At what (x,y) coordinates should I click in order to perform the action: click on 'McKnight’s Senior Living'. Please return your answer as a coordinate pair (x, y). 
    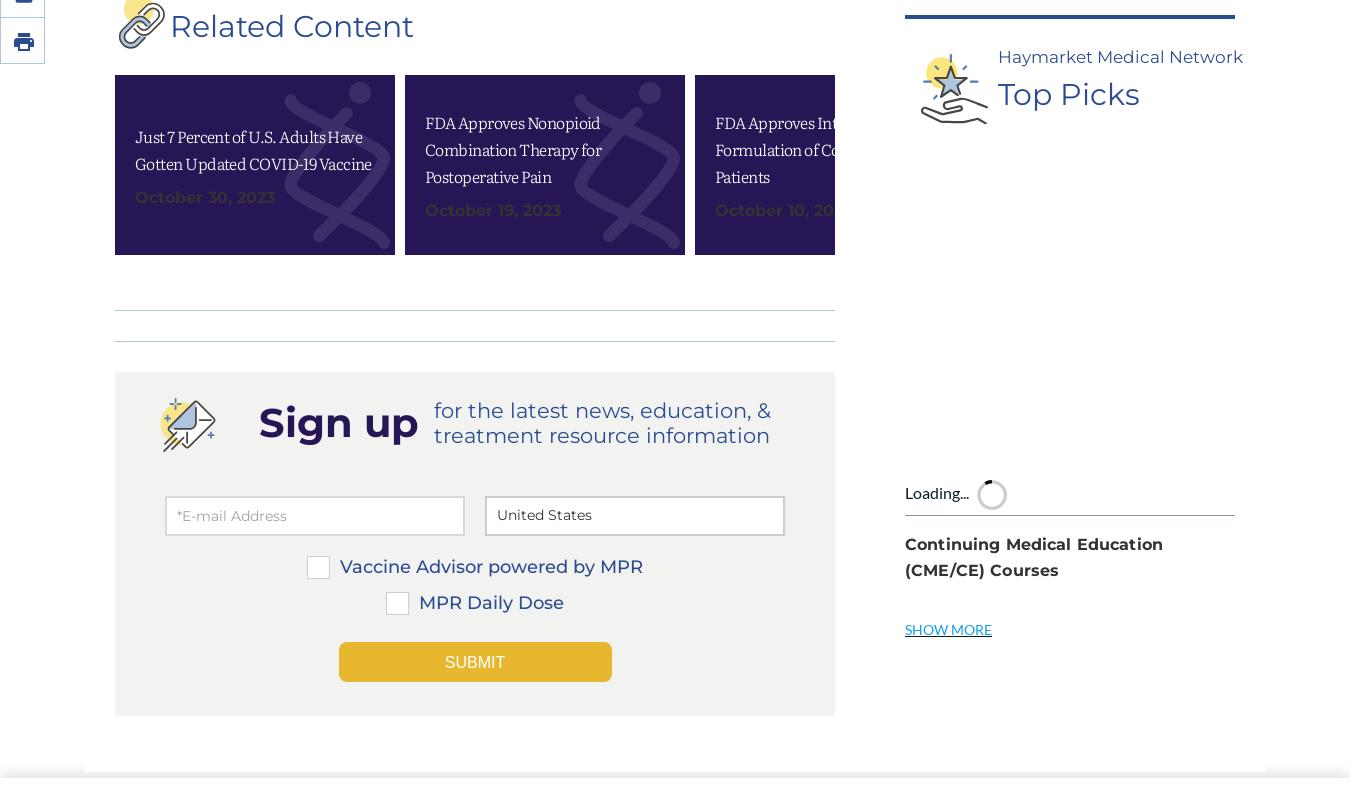
    Looking at the image, I should click on (1023, 792).